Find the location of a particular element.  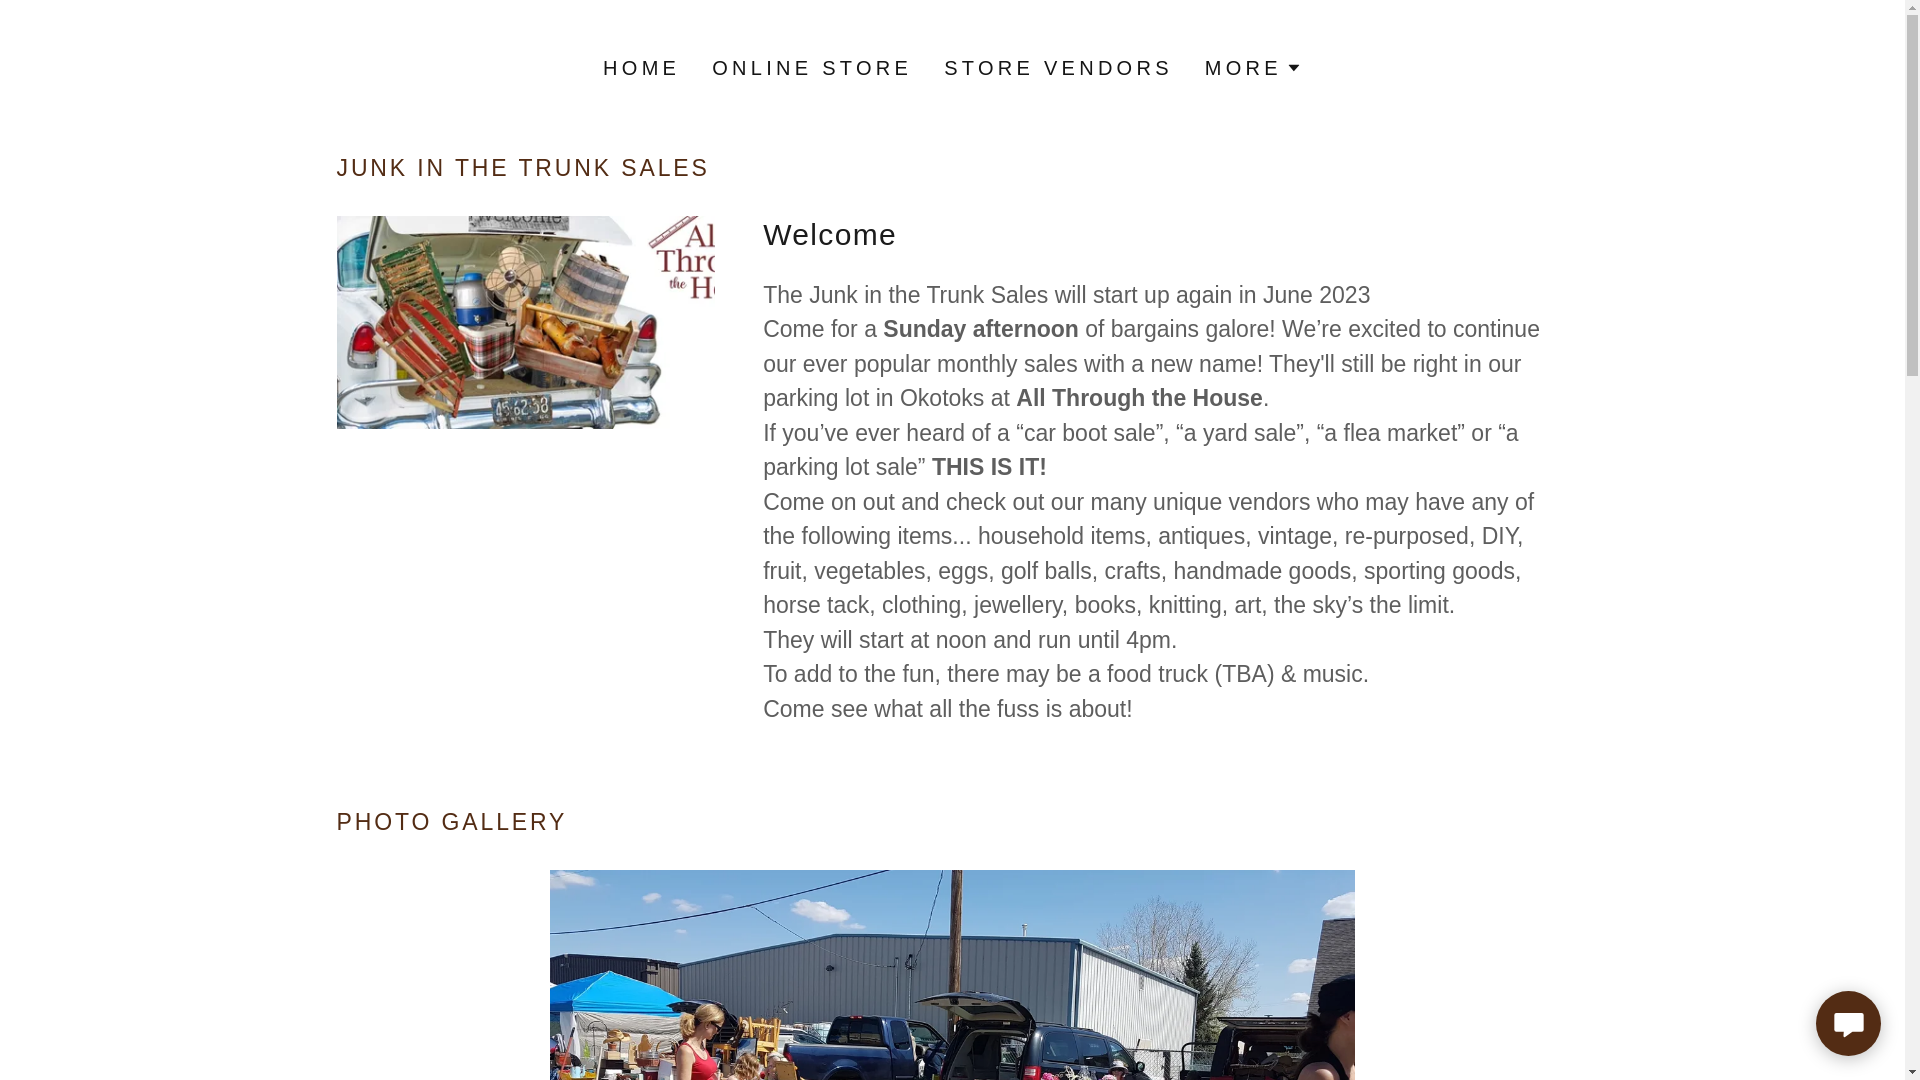

'MORE' is located at coordinates (1252, 67).